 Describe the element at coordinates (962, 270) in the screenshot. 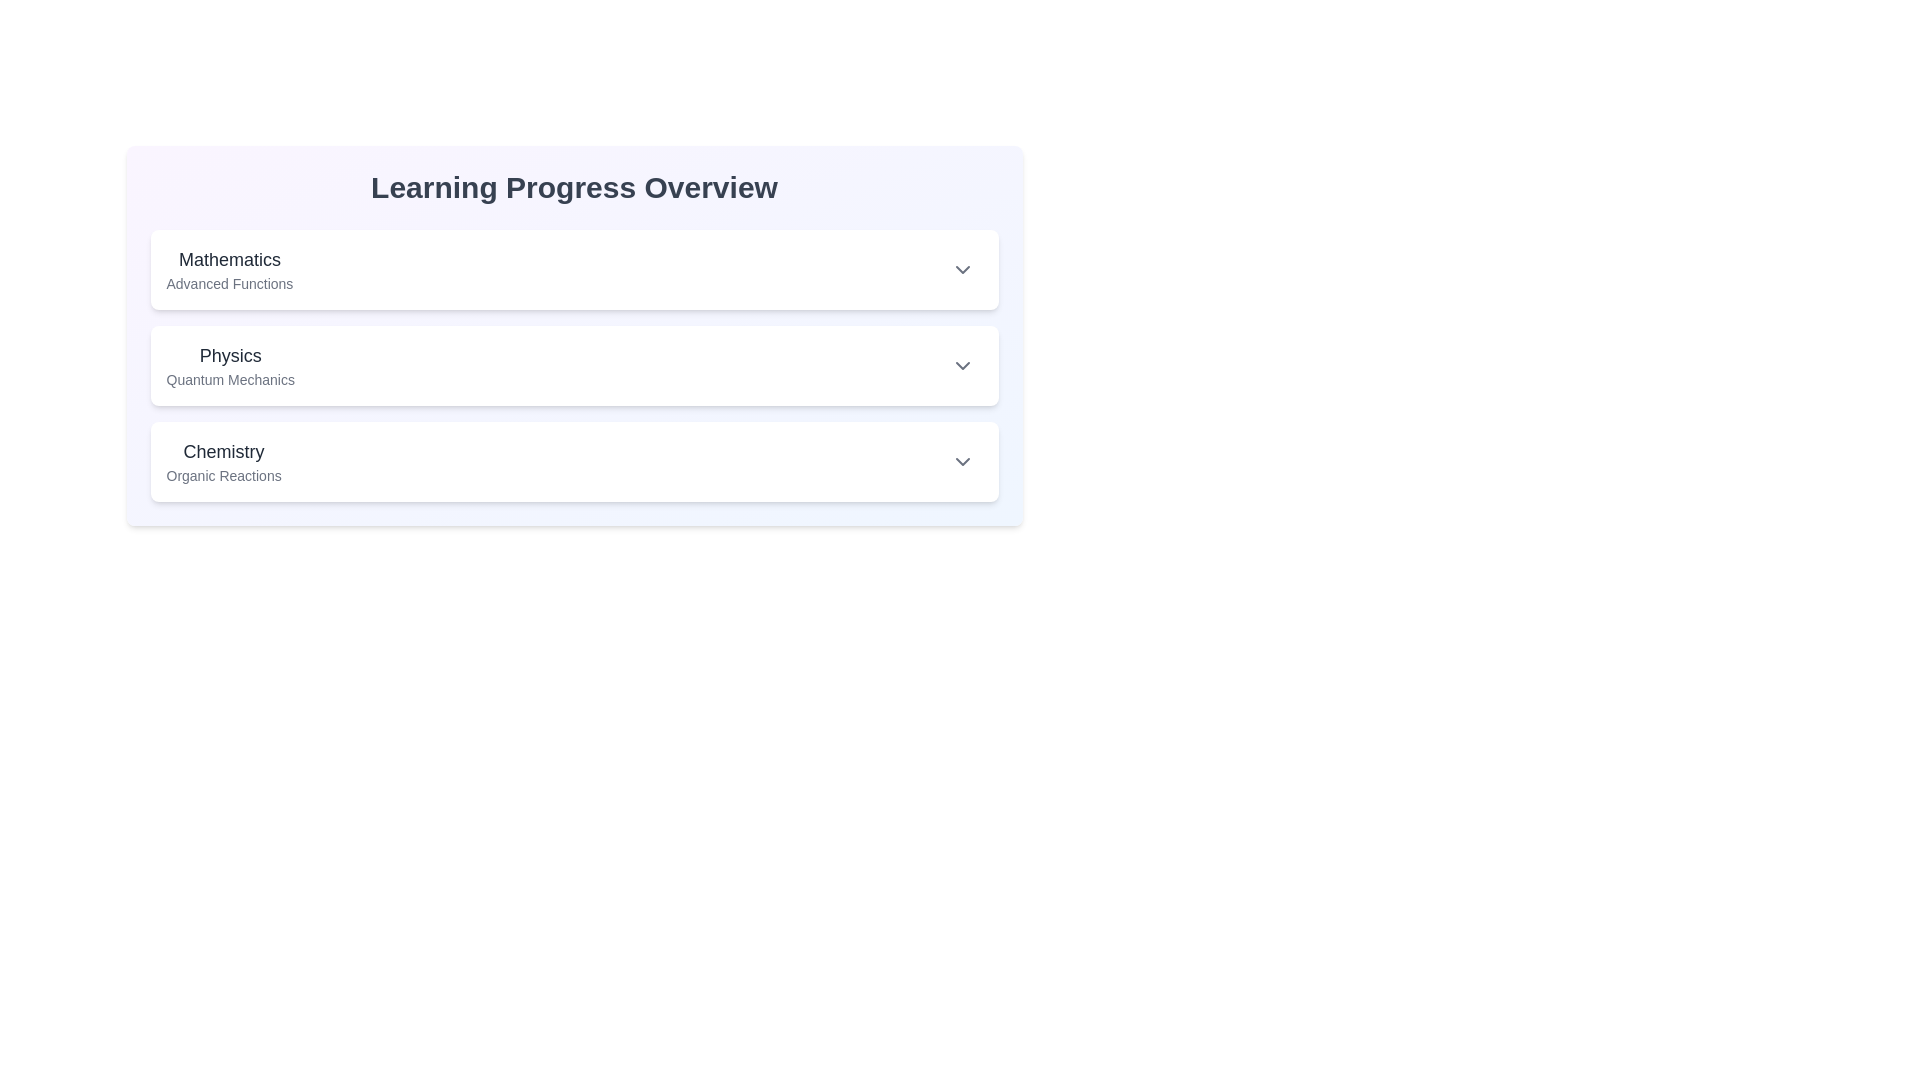

I see `the downward-pointing chevron icon styled with a thin black stroke, located within the white button on the right side of the 'Mathematics' module` at that location.